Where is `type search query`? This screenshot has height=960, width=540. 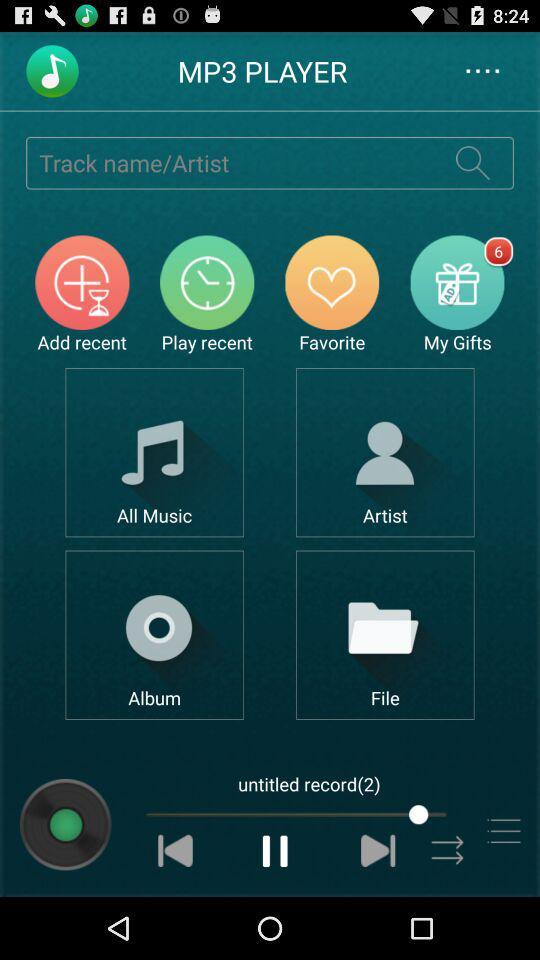
type search query is located at coordinates (228, 161).